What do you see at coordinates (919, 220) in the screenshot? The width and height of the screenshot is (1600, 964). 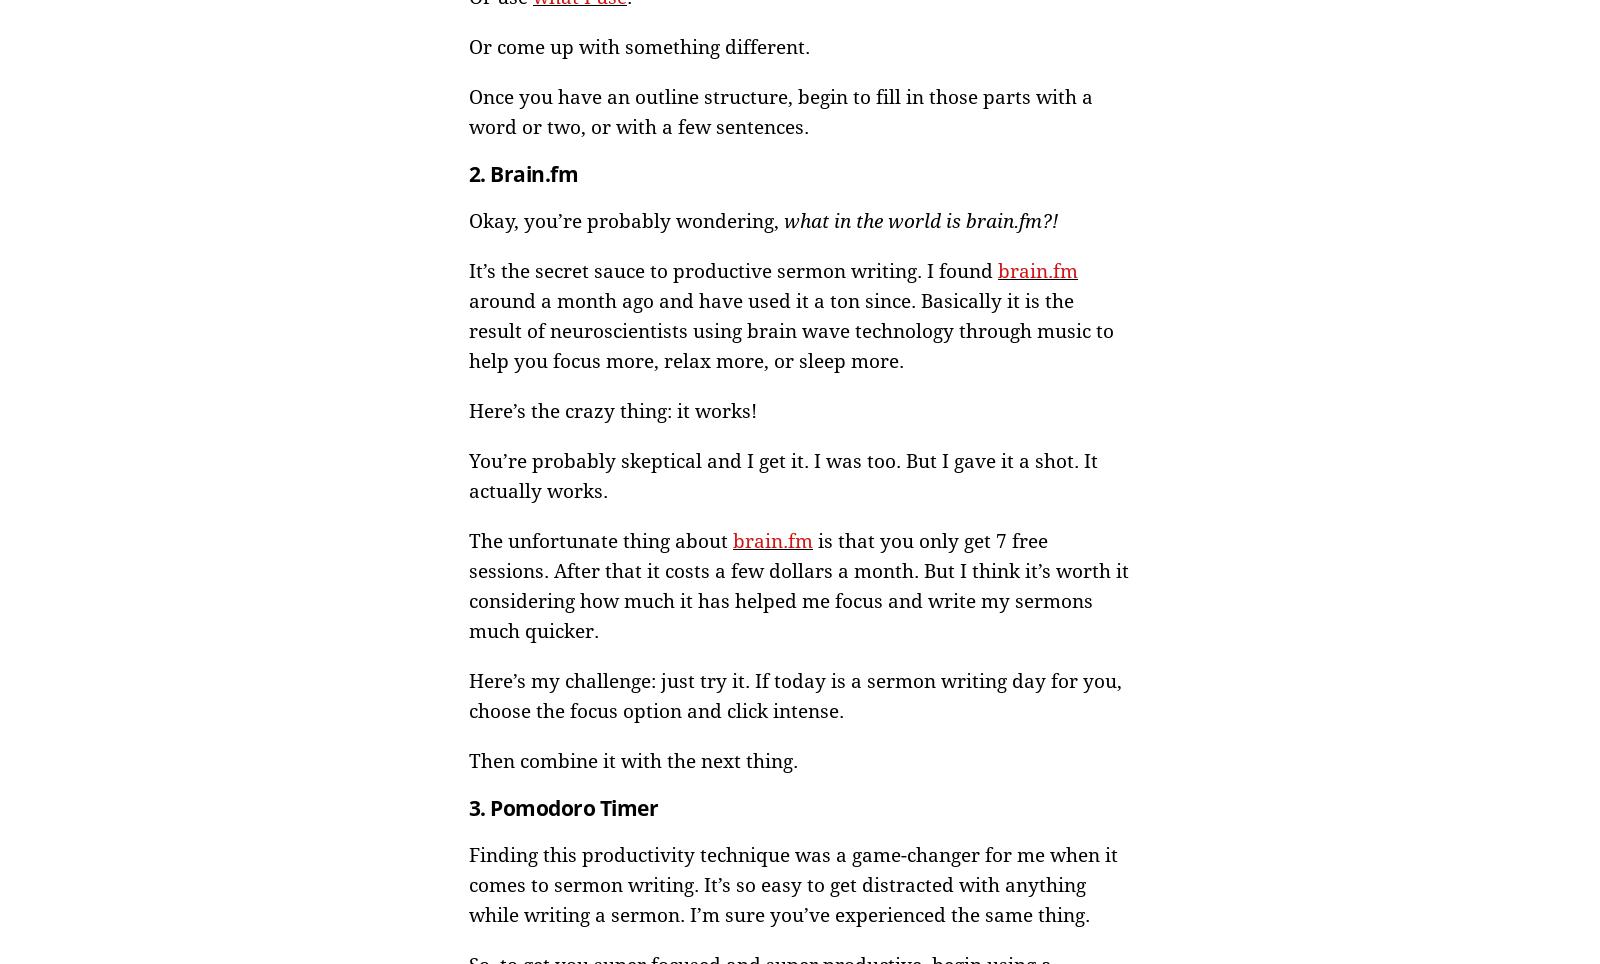 I see `'what in the world is brain.fm?!'` at bounding box center [919, 220].